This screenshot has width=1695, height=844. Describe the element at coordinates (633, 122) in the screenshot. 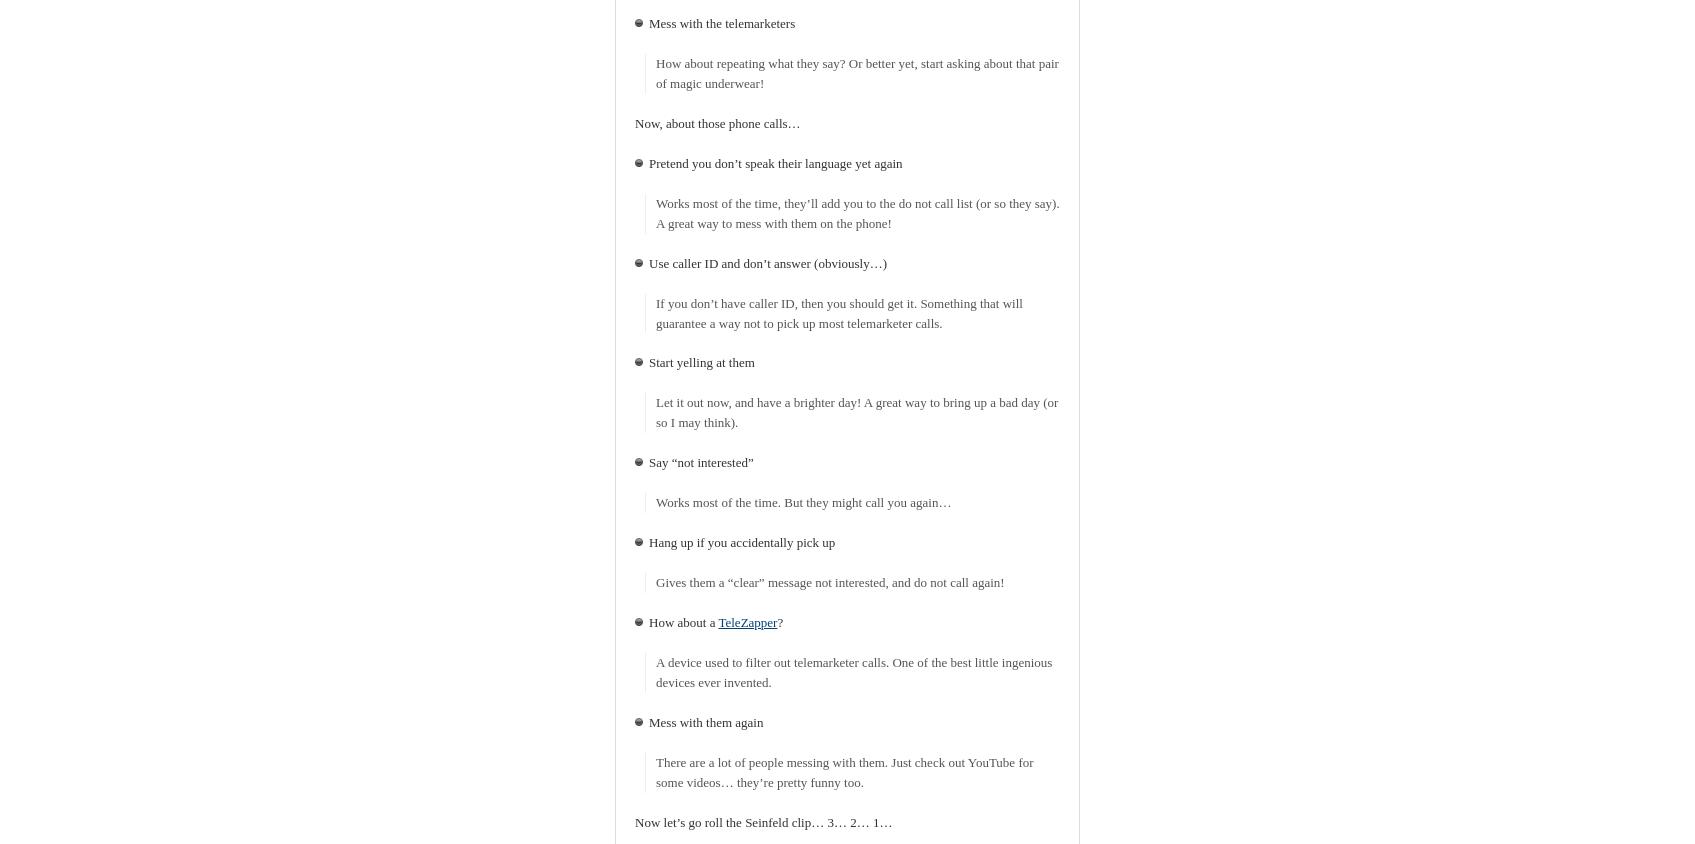

I see `'Now, about those phone calls…'` at that location.